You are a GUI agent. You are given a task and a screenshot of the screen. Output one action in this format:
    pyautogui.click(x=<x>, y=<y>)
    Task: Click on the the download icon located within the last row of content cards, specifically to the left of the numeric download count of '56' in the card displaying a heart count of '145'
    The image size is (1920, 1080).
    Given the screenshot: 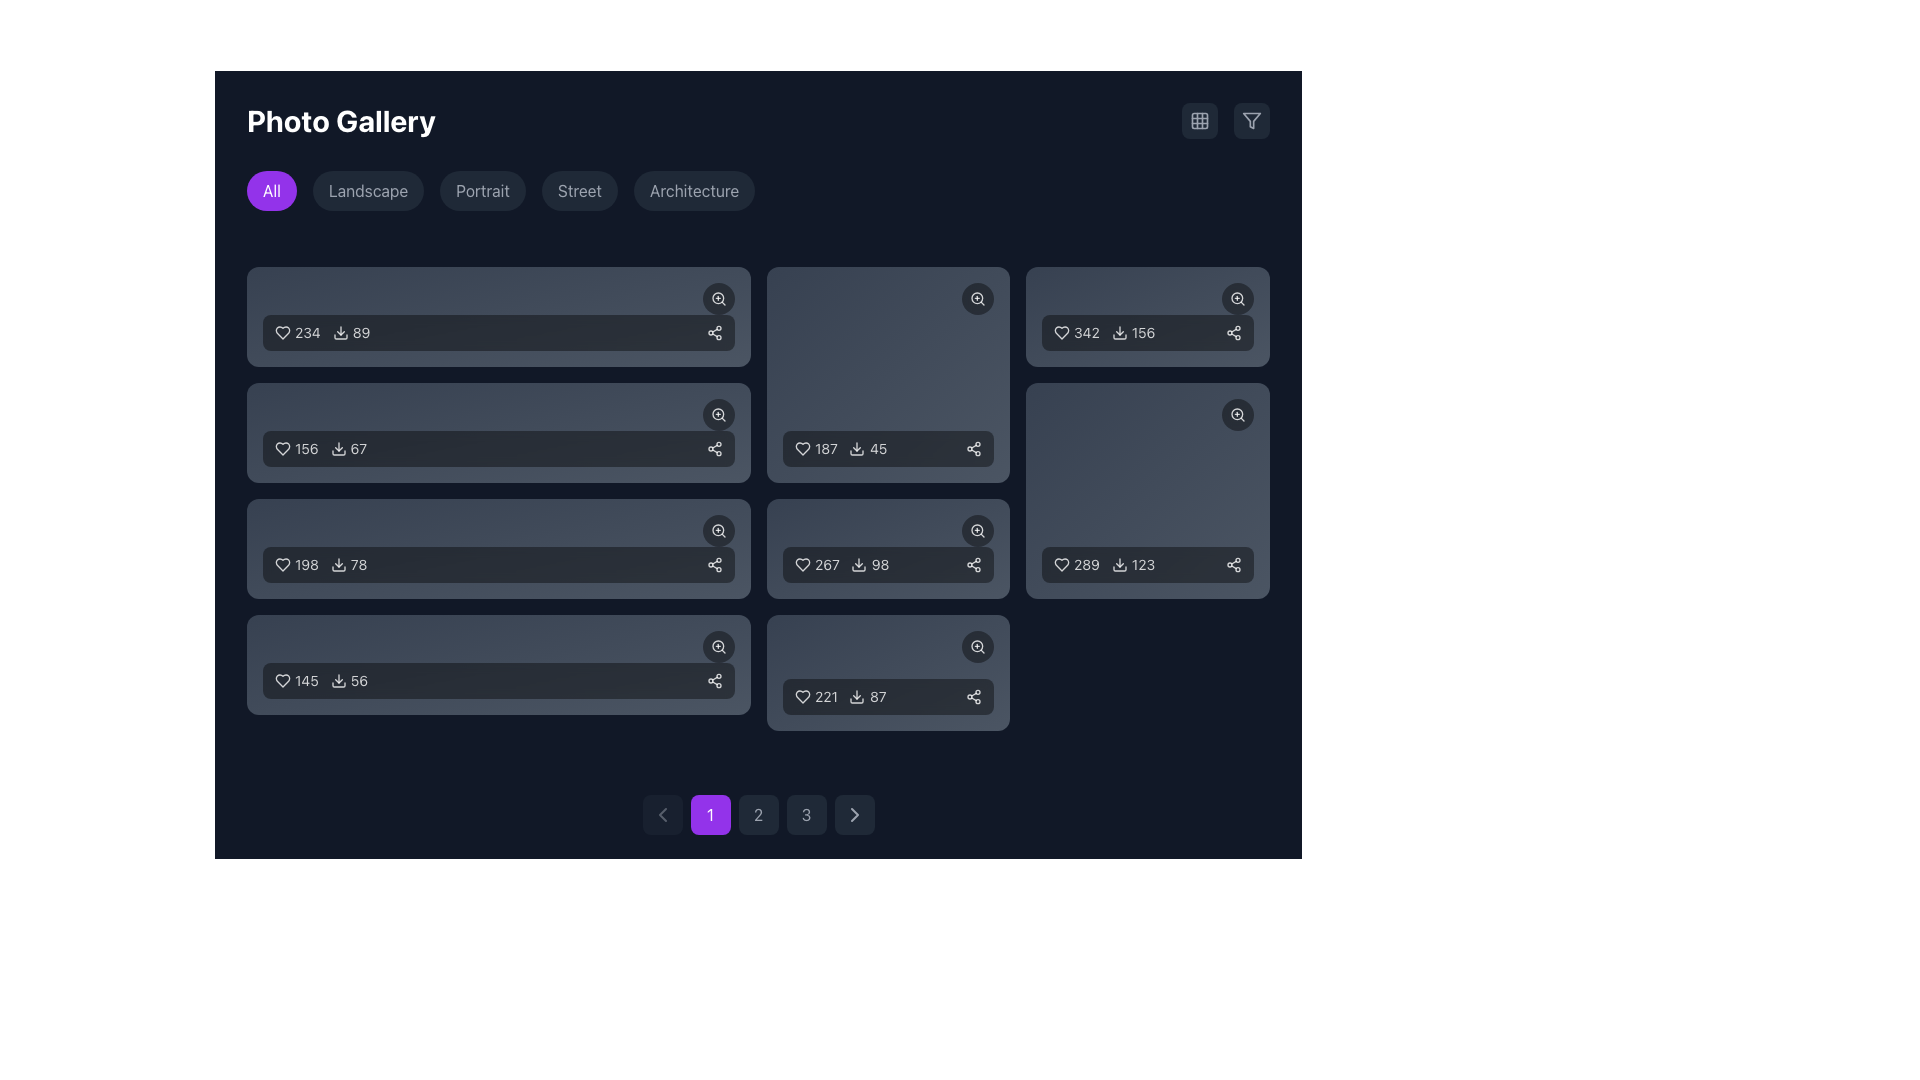 What is the action you would take?
    pyautogui.click(x=338, y=680)
    